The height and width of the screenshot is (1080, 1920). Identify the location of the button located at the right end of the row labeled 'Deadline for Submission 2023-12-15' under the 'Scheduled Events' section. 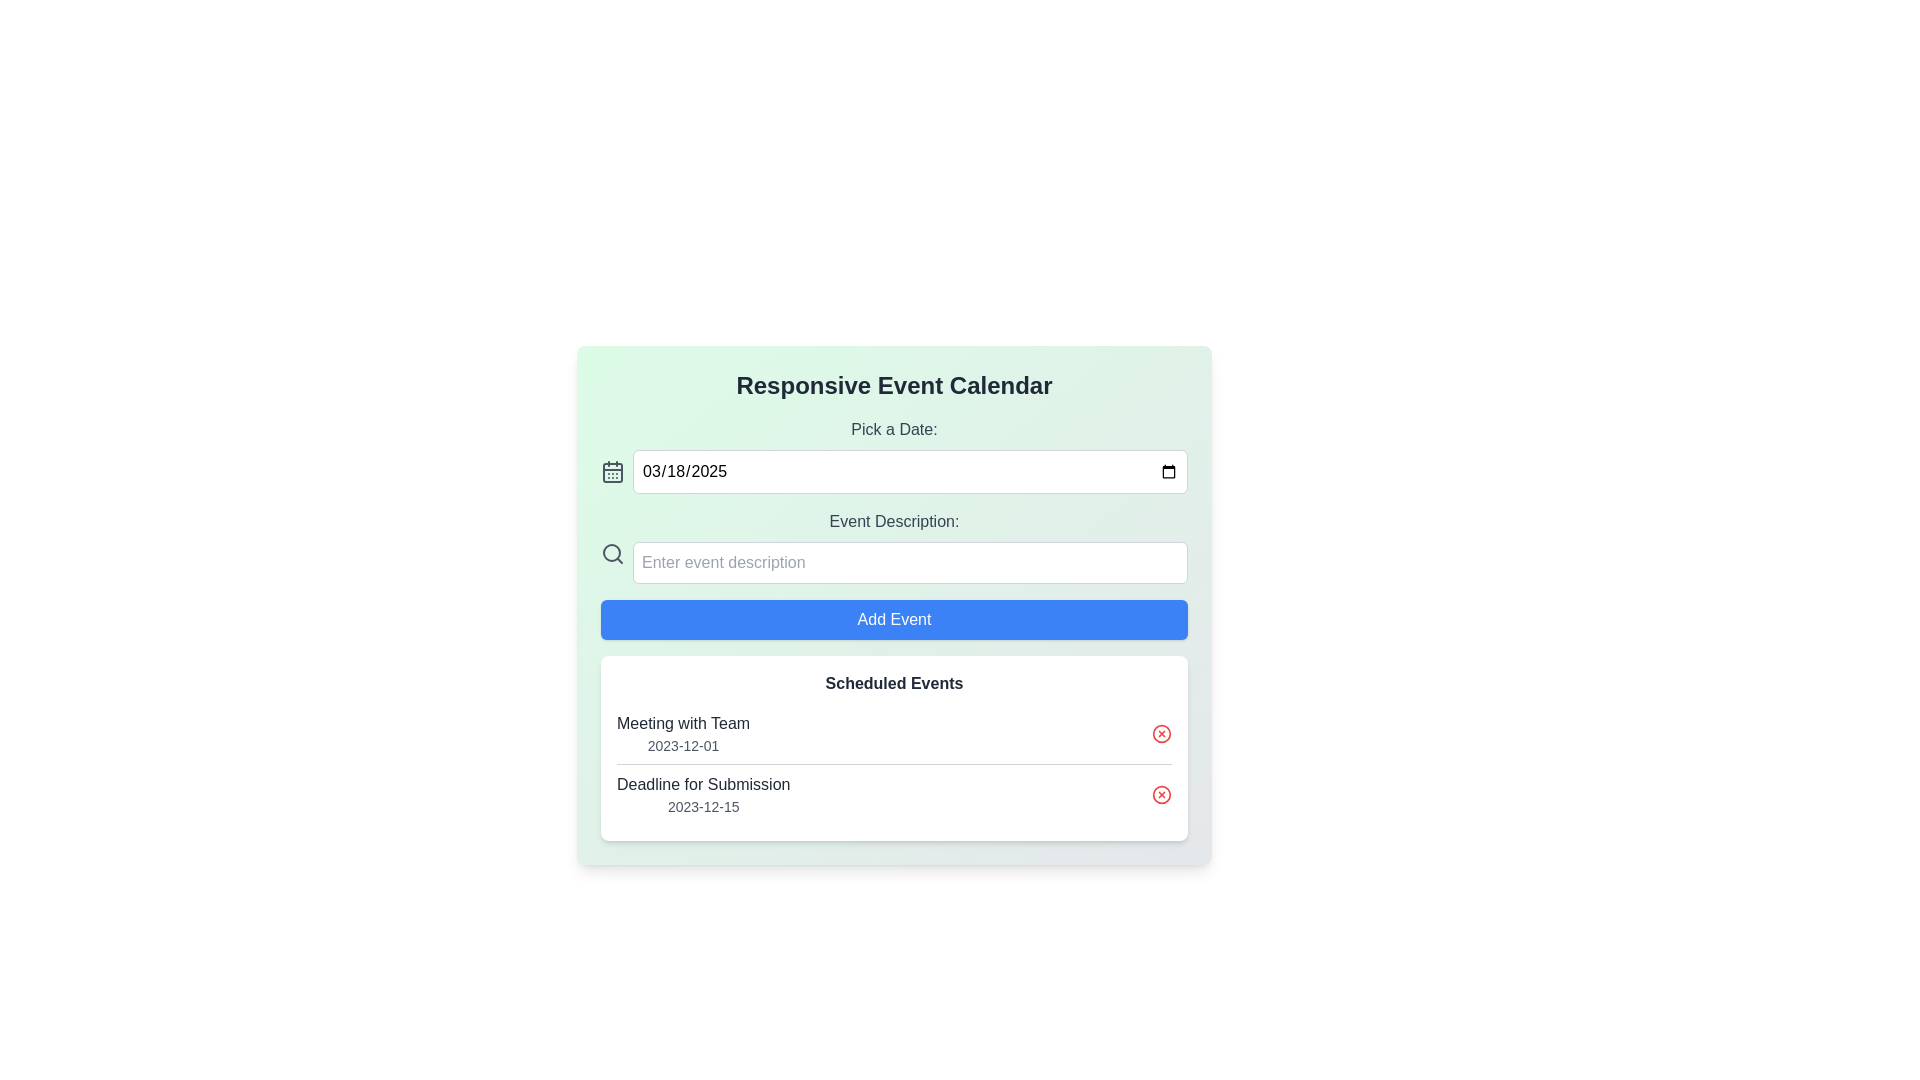
(1161, 793).